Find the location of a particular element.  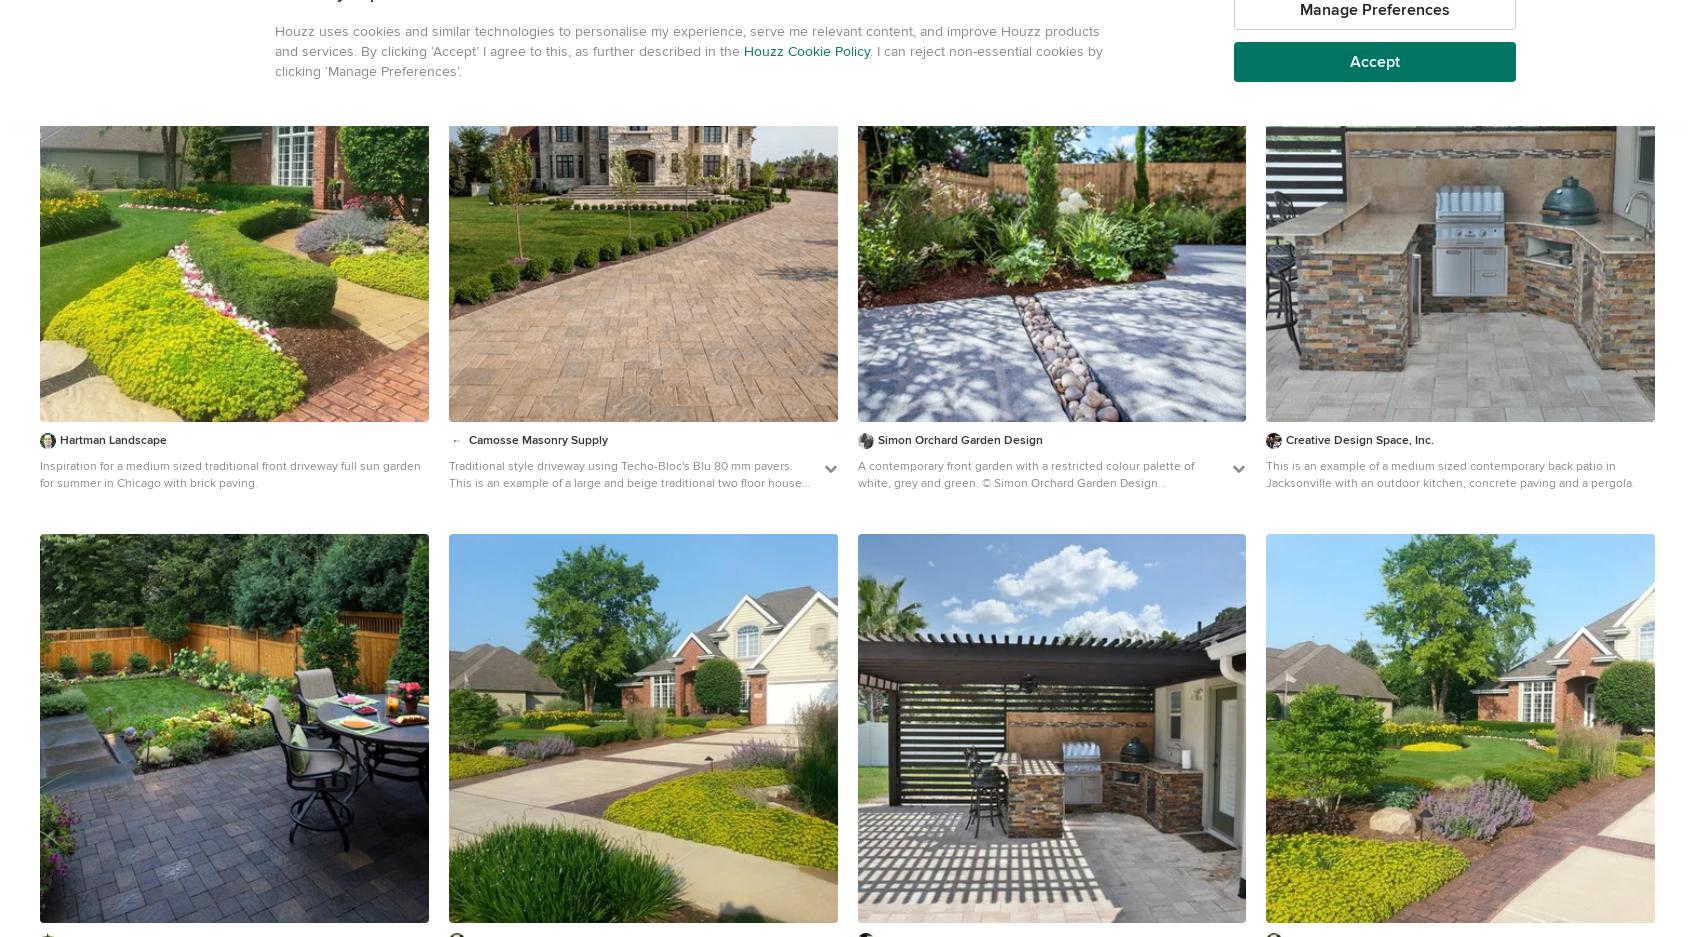

'Inspiration for a medium sized traditional front driveway full sun garden for summer in Chicago with brick paving.' is located at coordinates (229, 474).